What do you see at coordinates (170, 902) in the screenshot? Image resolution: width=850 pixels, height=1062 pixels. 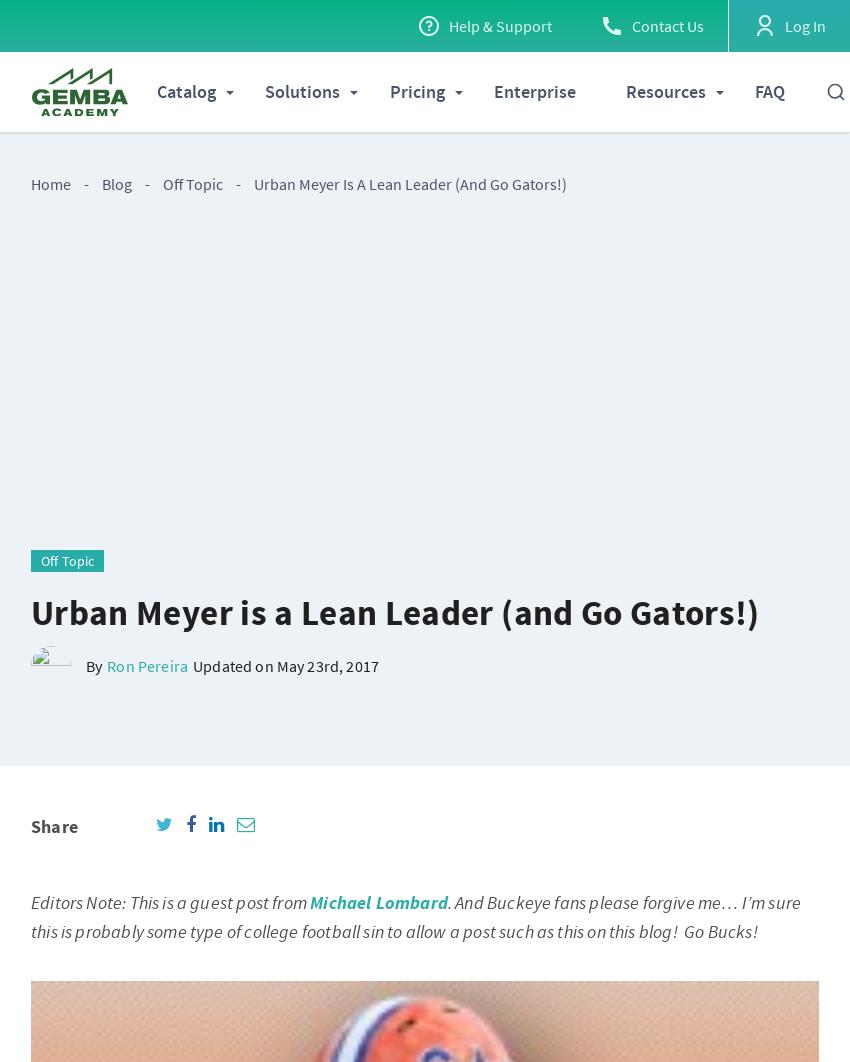 I see `'Editors Note: This is a guest post from'` at bounding box center [170, 902].